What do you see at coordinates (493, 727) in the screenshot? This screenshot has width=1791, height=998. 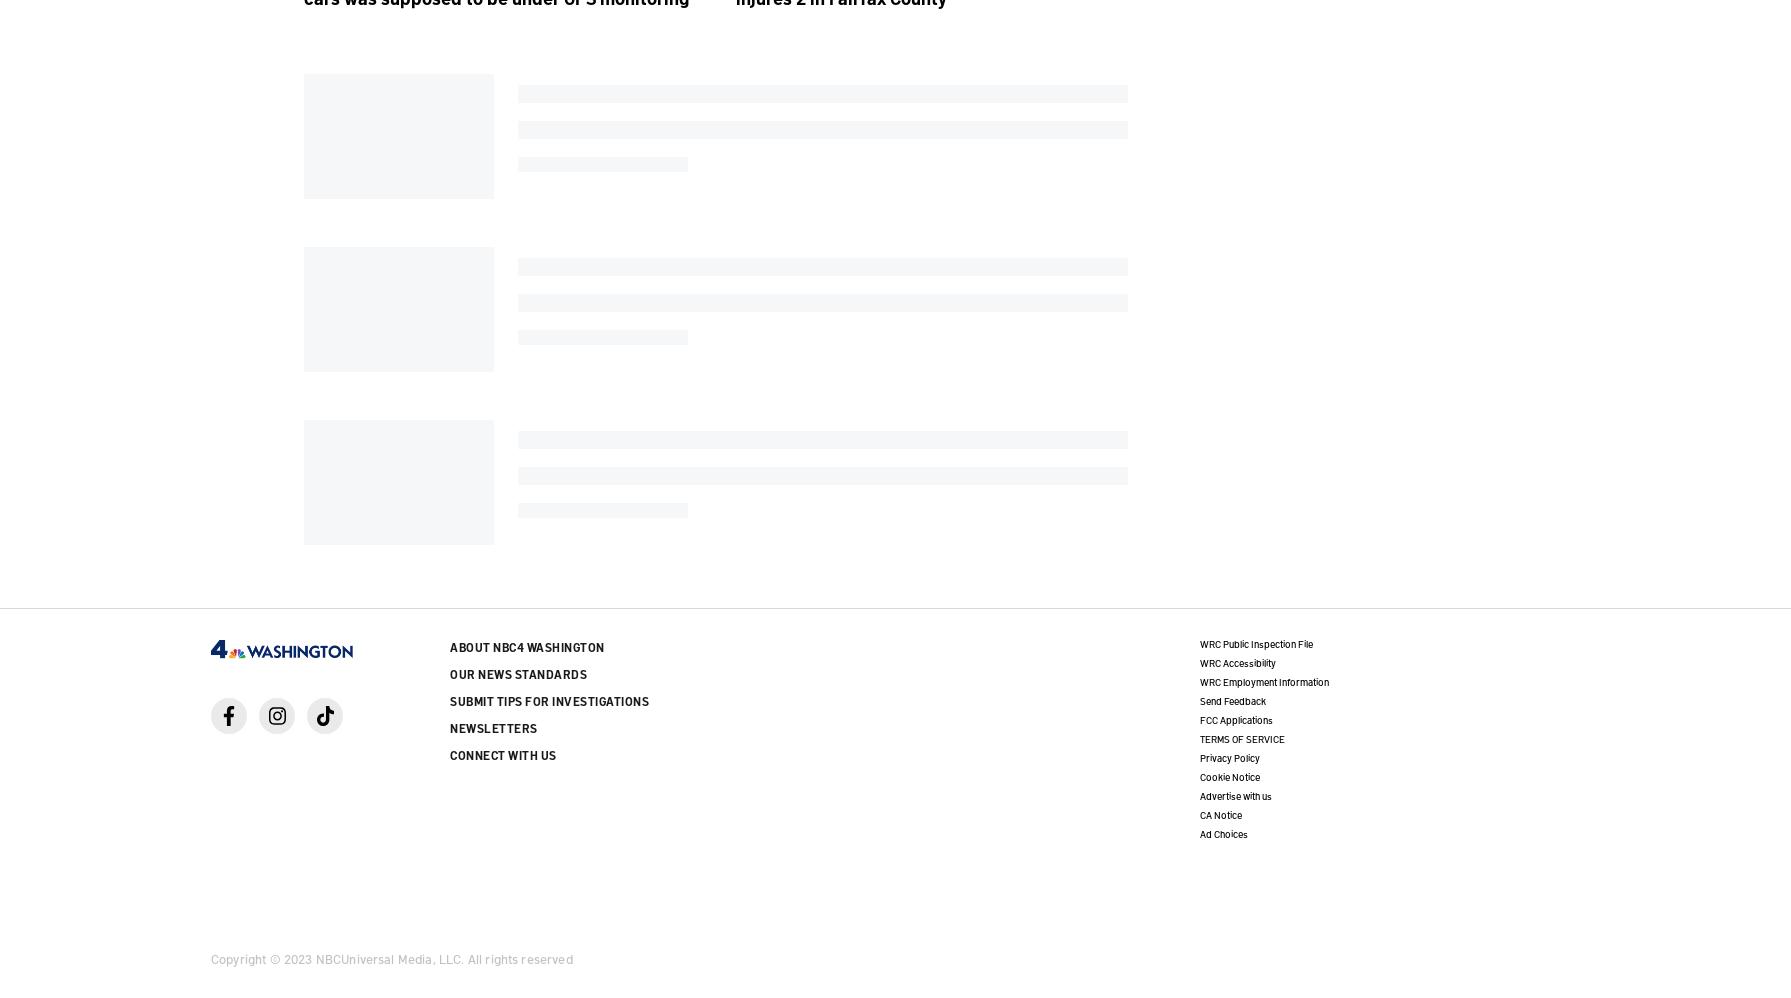 I see `'Newsletters'` at bounding box center [493, 727].